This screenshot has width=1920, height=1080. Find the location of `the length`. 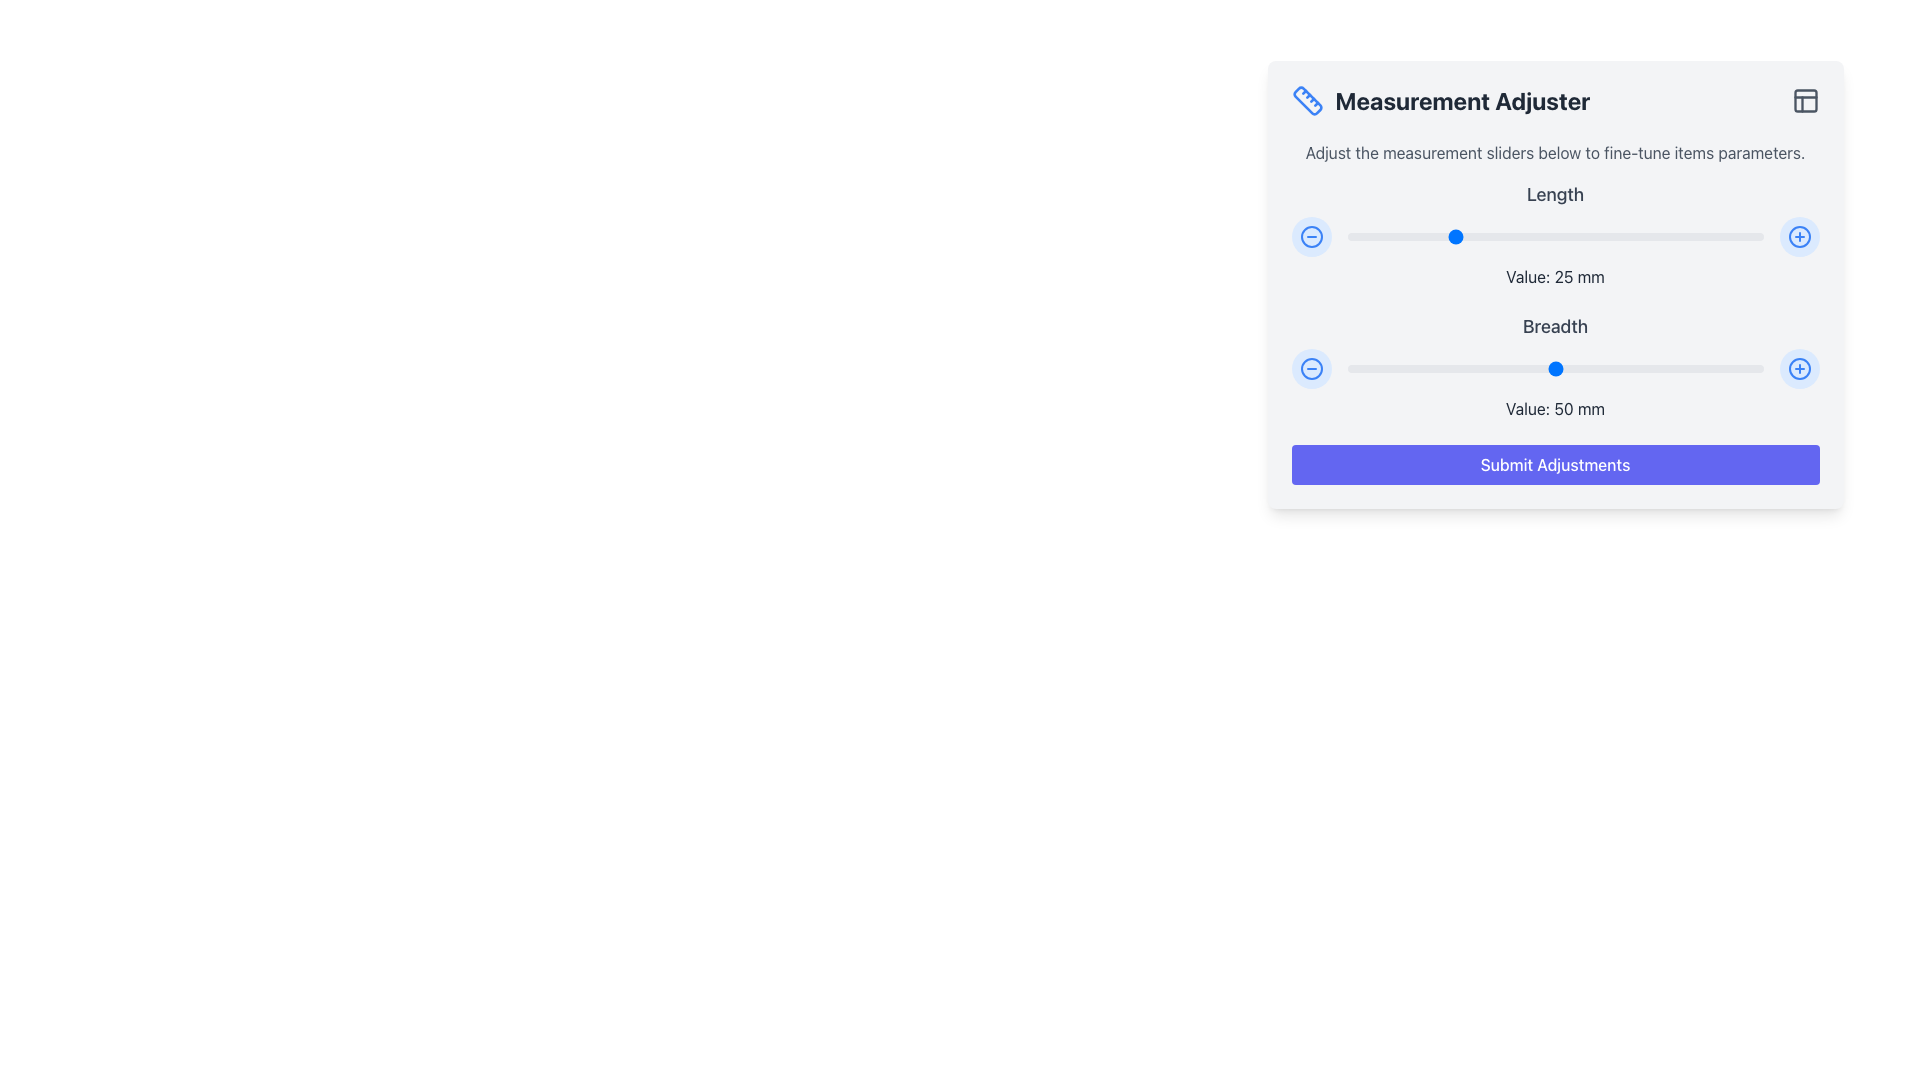

the length is located at coordinates (1438, 235).